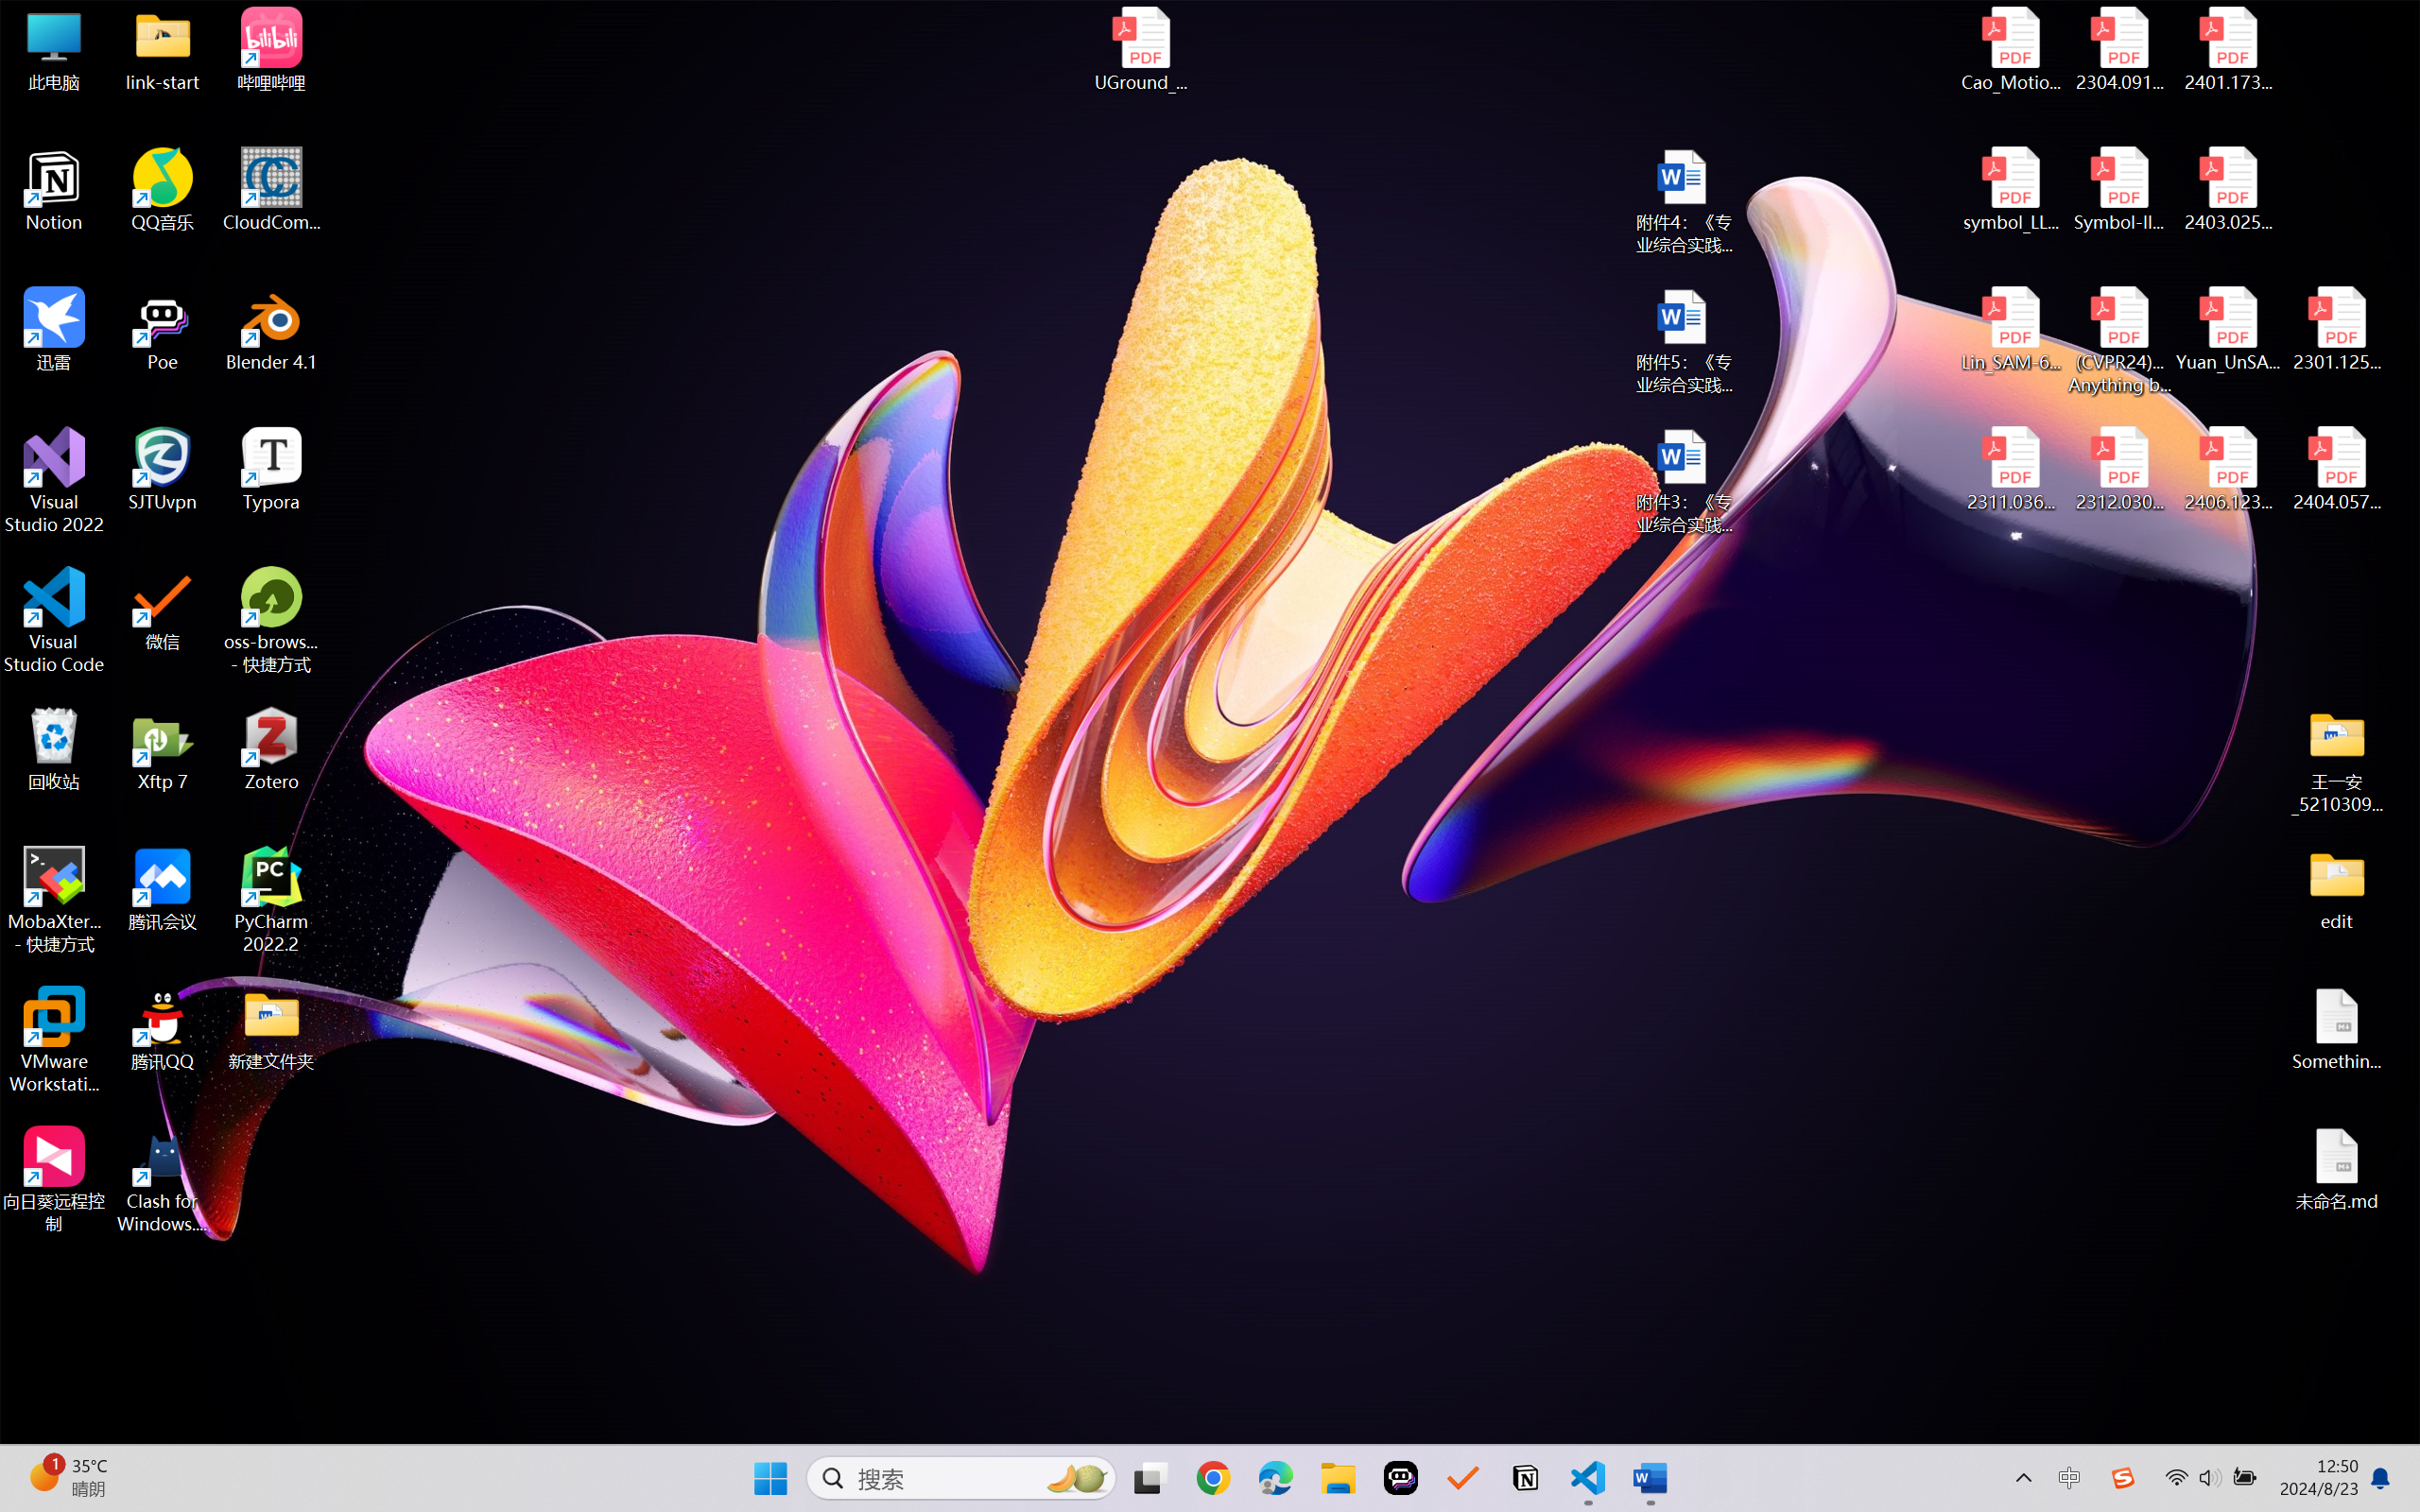 Image resolution: width=2420 pixels, height=1512 pixels. What do you see at coordinates (2118, 340) in the screenshot?
I see `'(CVPR24)Matching Anything by Segmenting Anything.pdf'` at bounding box center [2118, 340].